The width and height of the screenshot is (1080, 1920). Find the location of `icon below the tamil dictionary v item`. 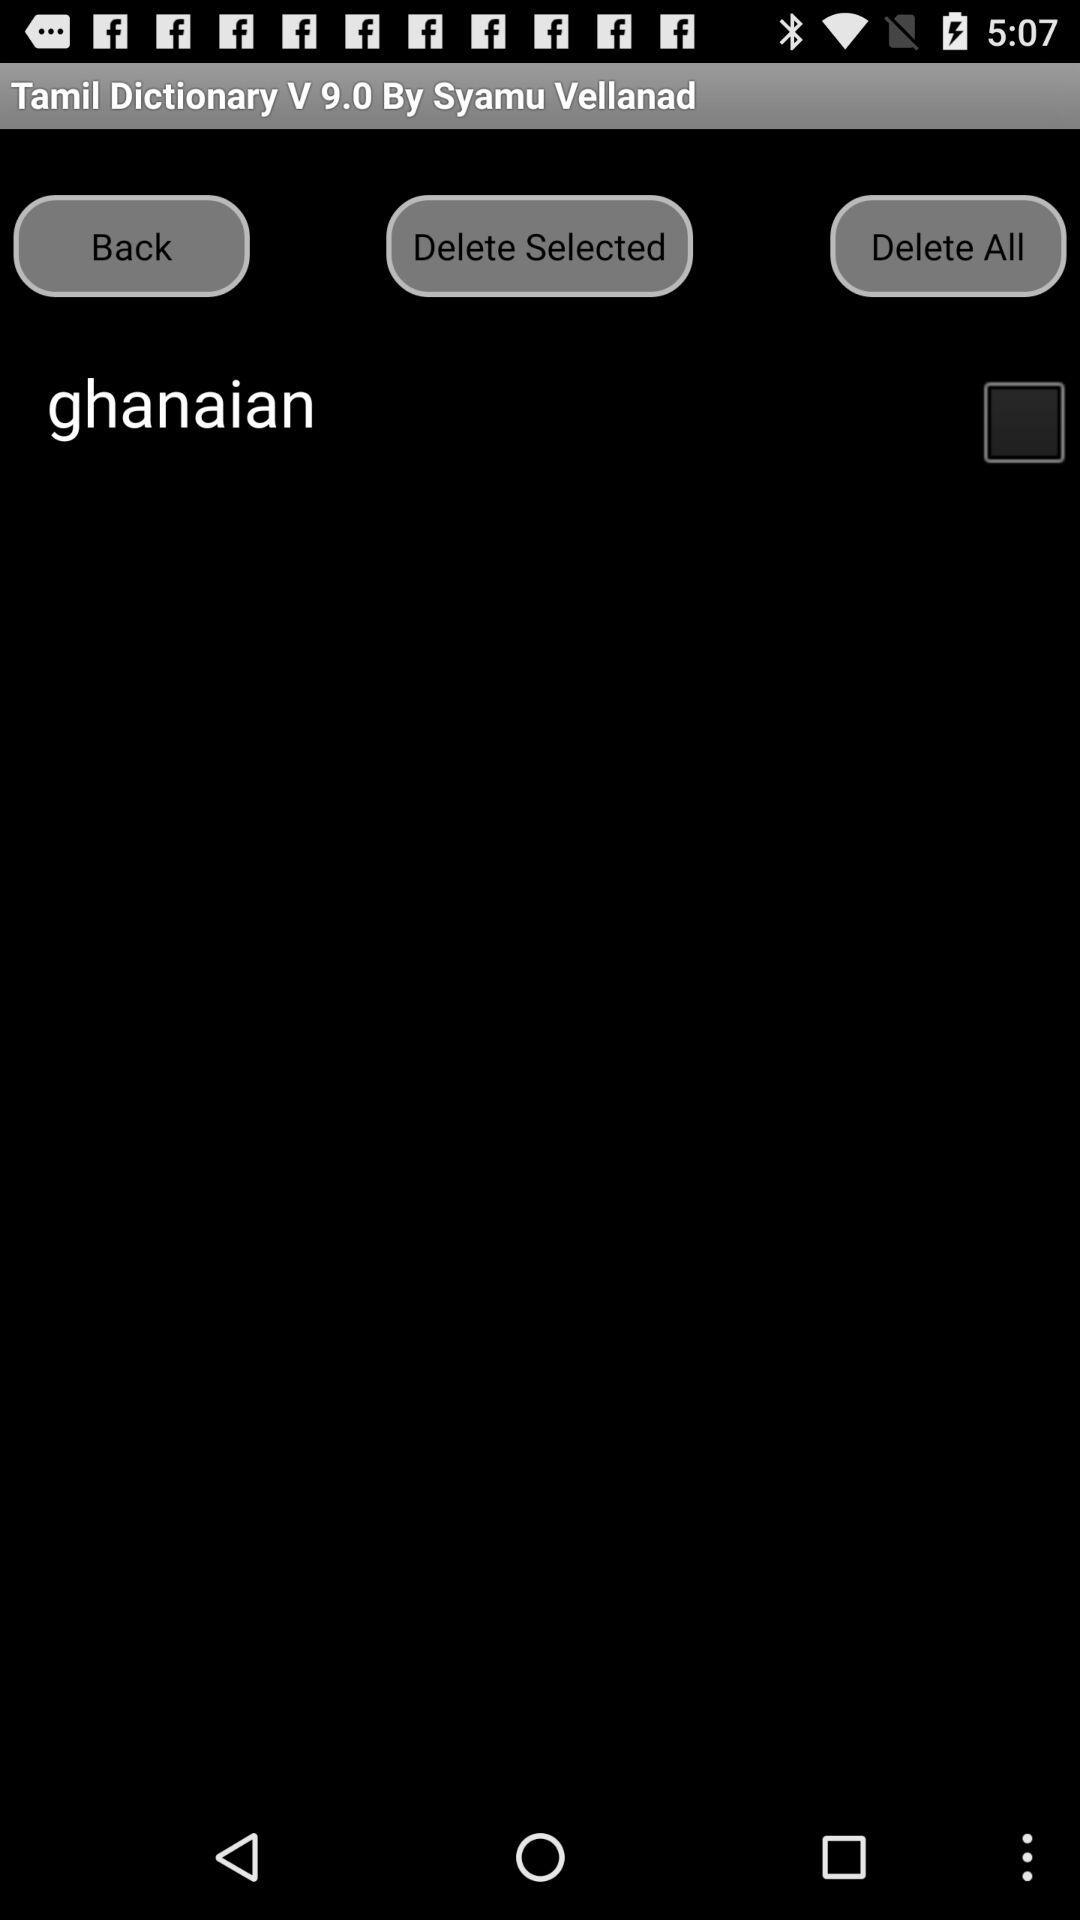

icon below the tamil dictionary v item is located at coordinates (131, 244).